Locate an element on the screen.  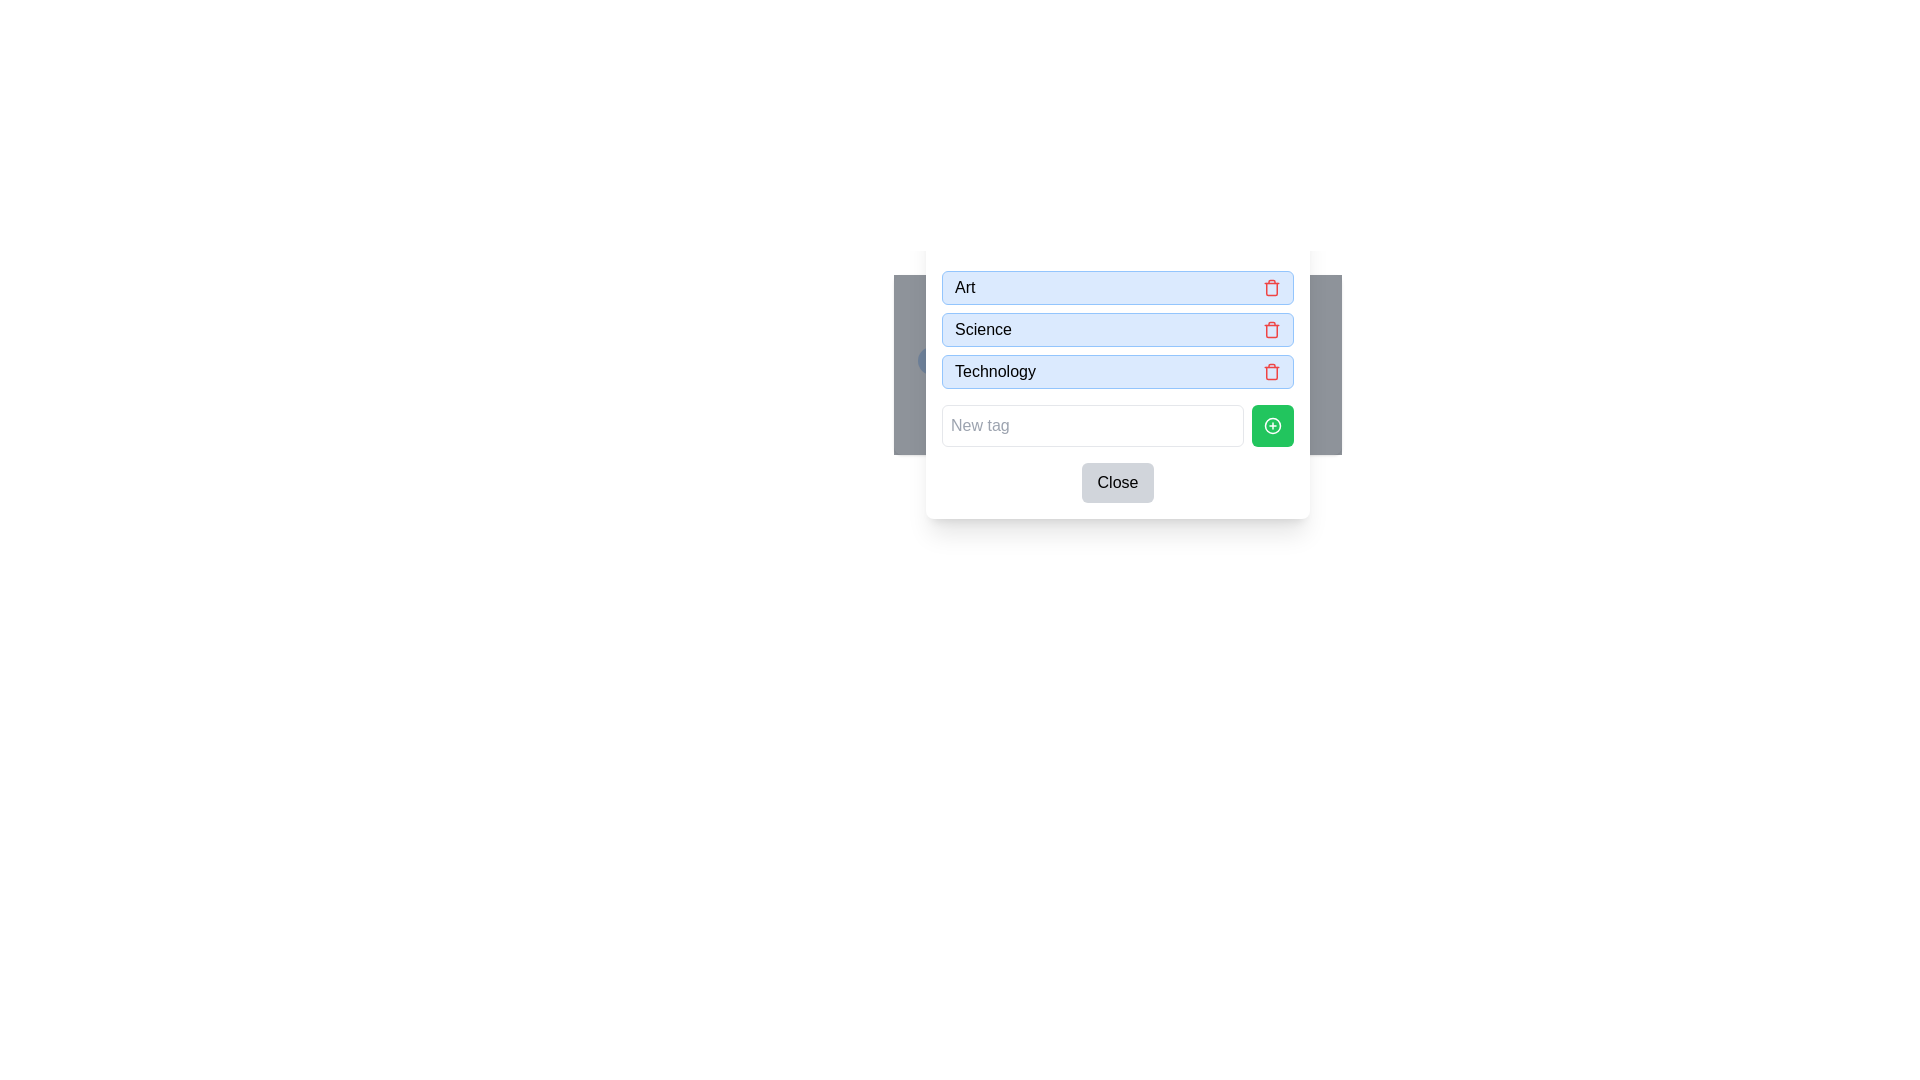
the Labeled Section with the bold text 'Technology' and a small red trash bin icon on its right, which is the third item in the list of labeled sections is located at coordinates (1117, 371).